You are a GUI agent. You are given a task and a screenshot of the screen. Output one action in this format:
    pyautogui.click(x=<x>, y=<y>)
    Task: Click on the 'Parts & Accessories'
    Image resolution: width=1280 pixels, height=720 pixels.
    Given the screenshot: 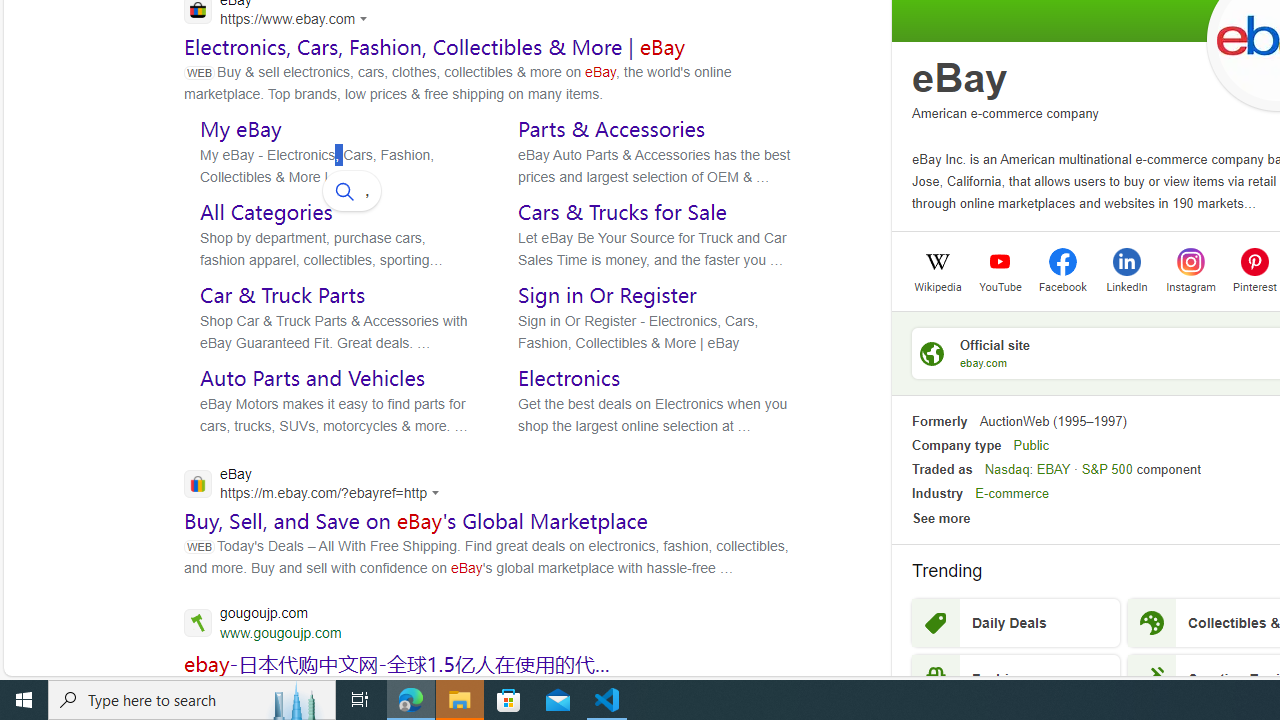 What is the action you would take?
    pyautogui.click(x=611, y=128)
    